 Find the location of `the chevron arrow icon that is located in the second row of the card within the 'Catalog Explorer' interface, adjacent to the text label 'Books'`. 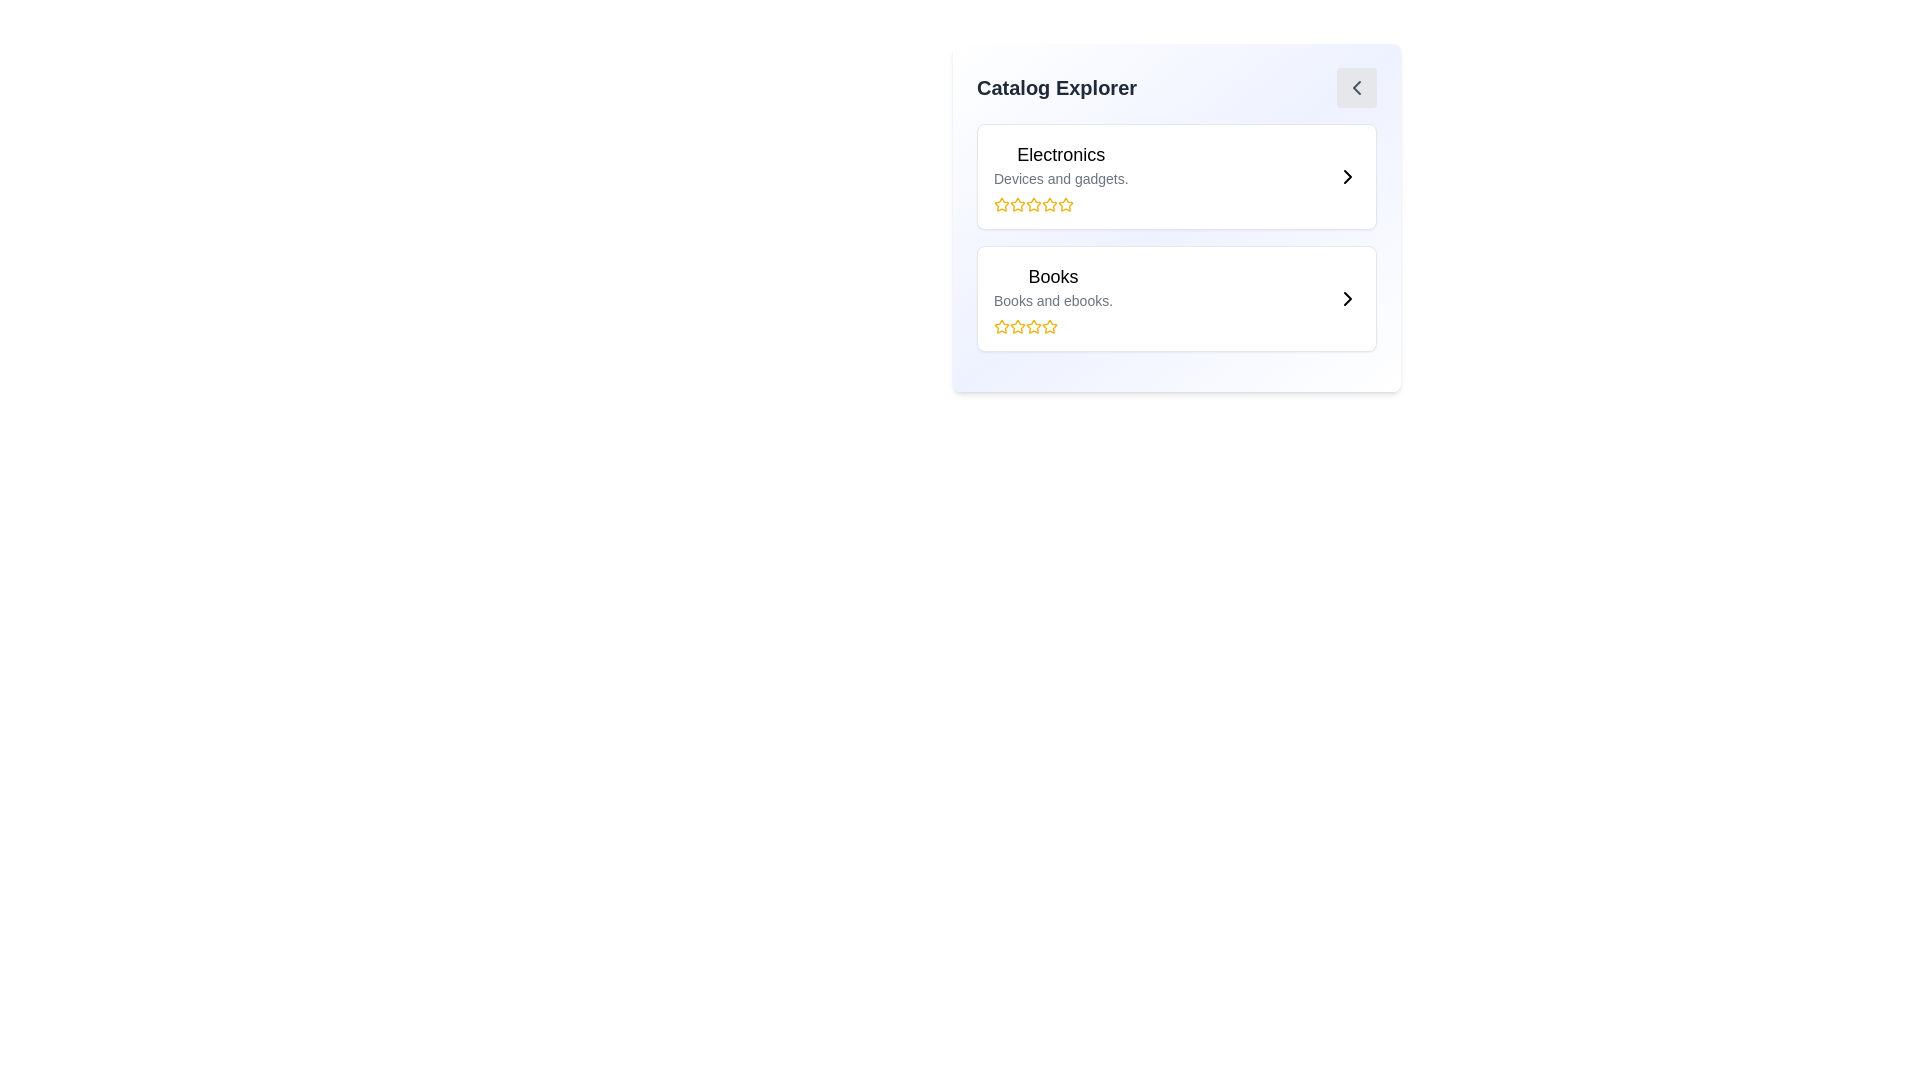

the chevron arrow icon that is located in the second row of the card within the 'Catalog Explorer' interface, adjacent to the text label 'Books' is located at coordinates (1348, 299).